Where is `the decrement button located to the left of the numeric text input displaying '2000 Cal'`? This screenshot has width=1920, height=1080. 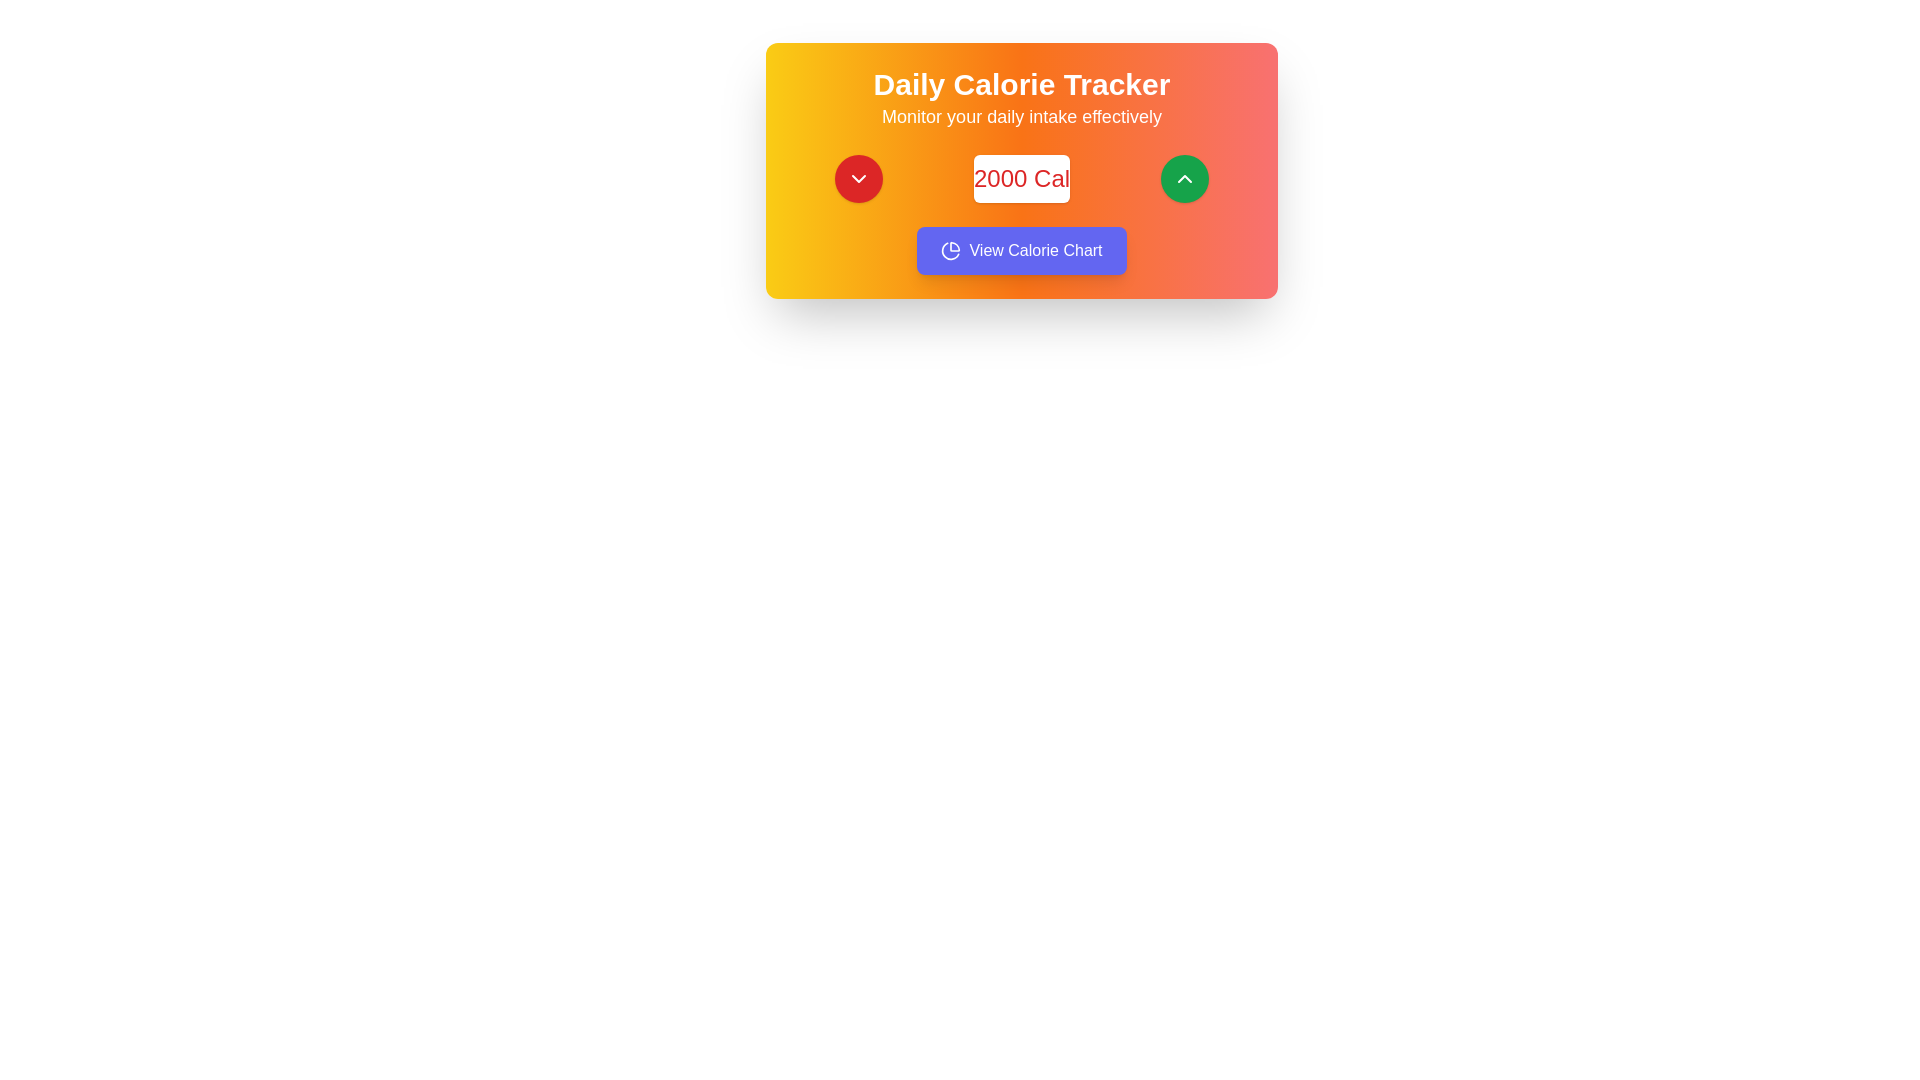 the decrement button located to the left of the numeric text input displaying '2000 Cal' is located at coordinates (859, 177).